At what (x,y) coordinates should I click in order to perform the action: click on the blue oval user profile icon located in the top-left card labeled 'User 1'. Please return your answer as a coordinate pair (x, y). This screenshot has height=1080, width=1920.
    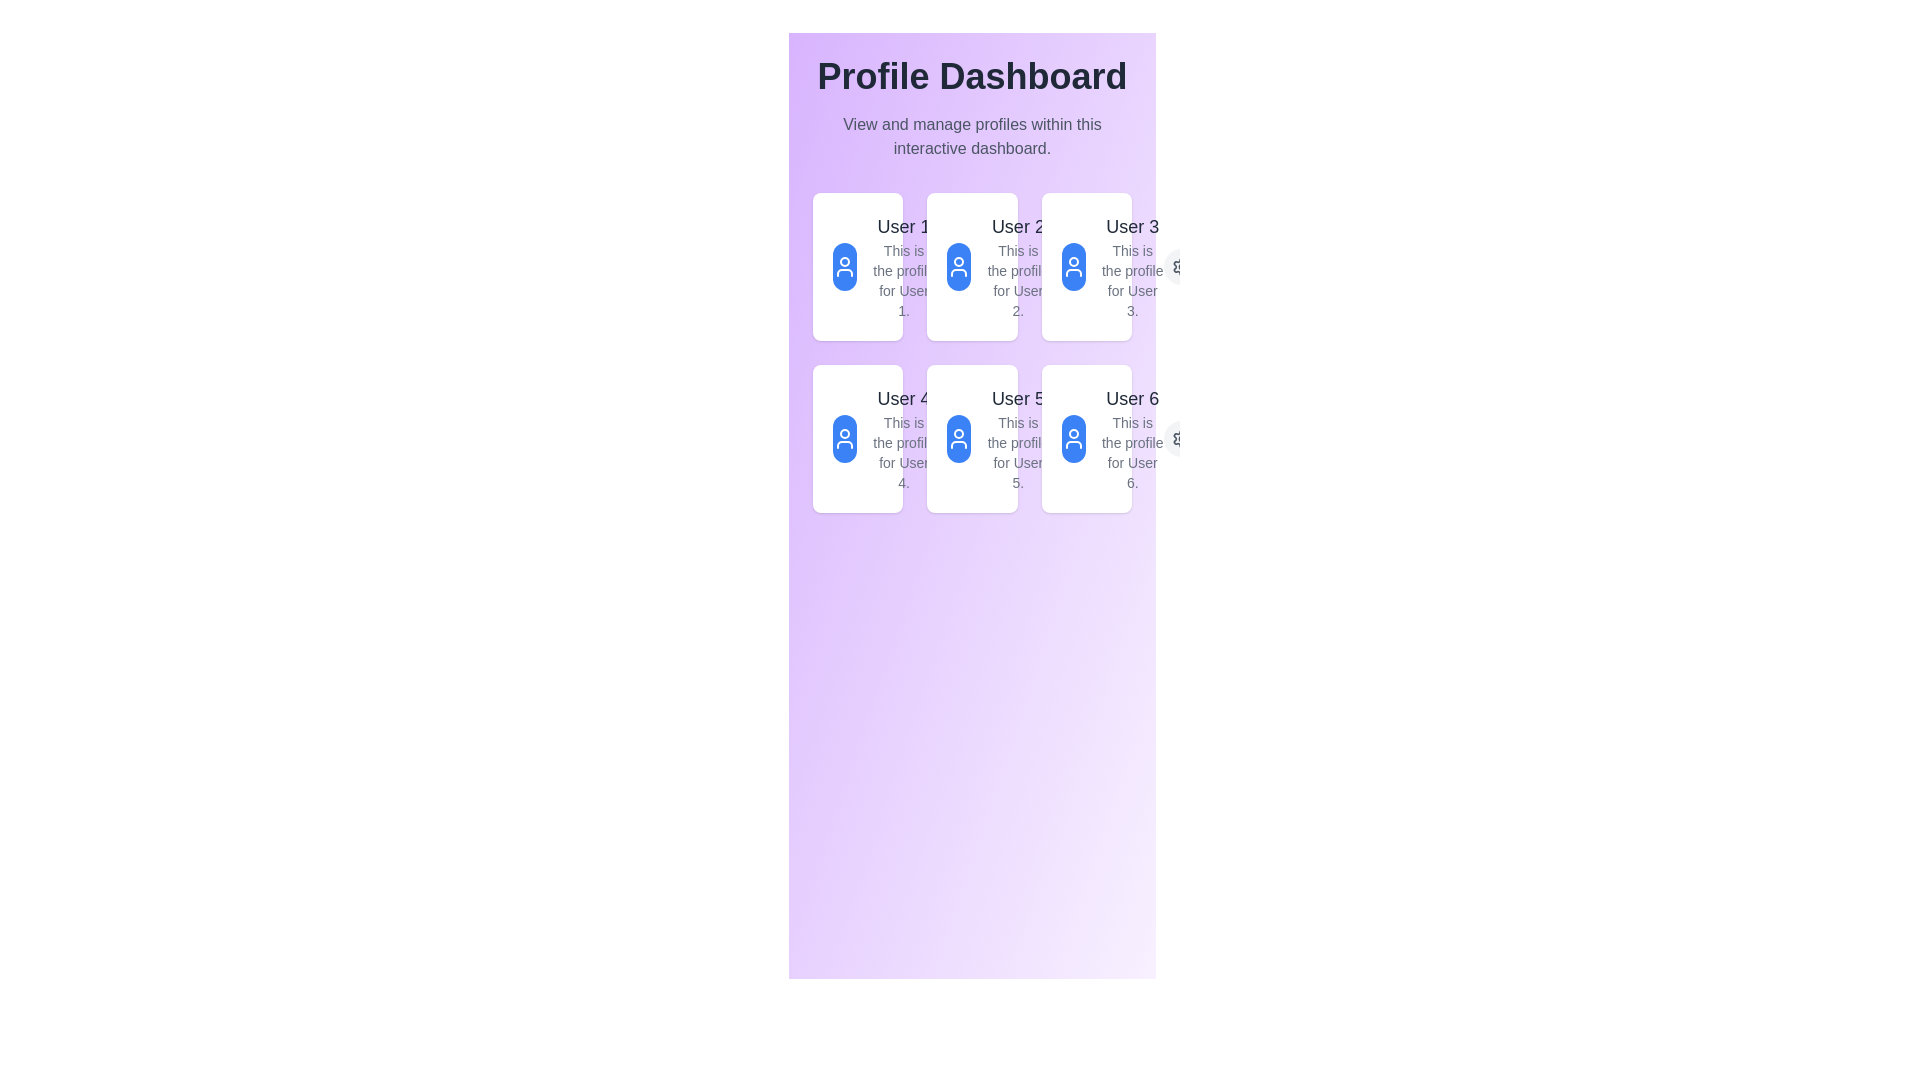
    Looking at the image, I should click on (858, 265).